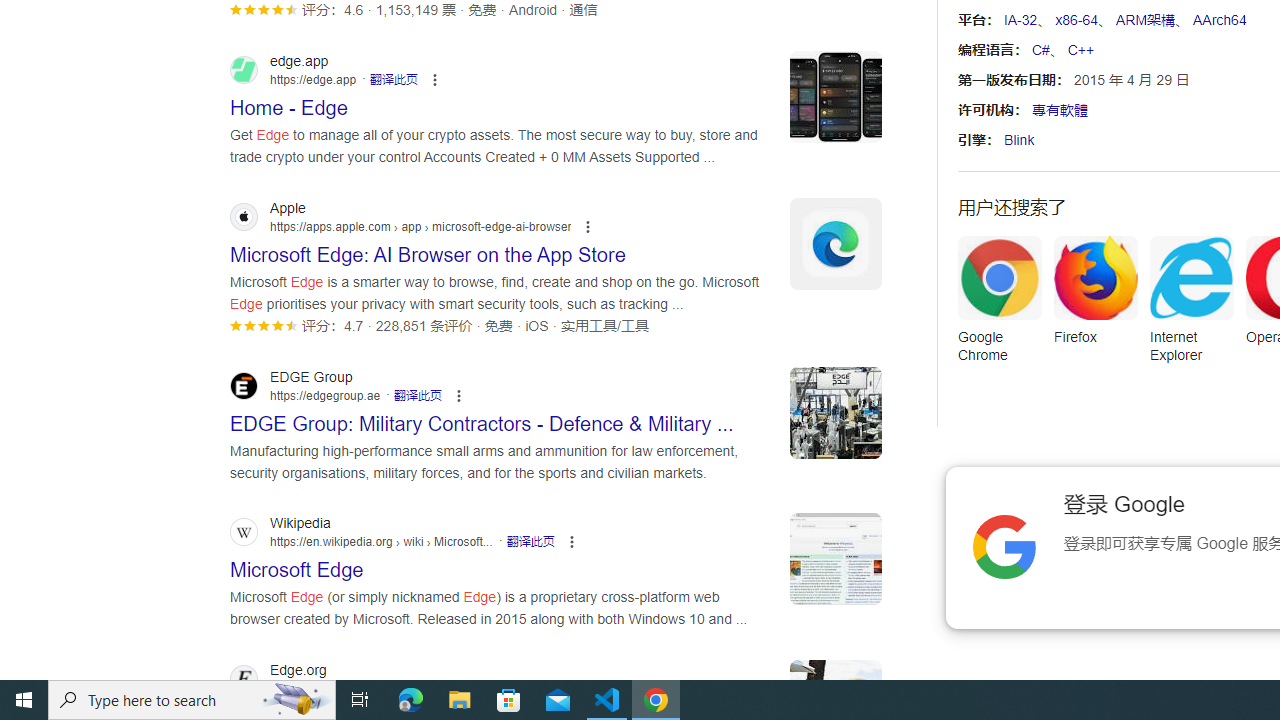  I want to click on 'C#', so click(1040, 49).